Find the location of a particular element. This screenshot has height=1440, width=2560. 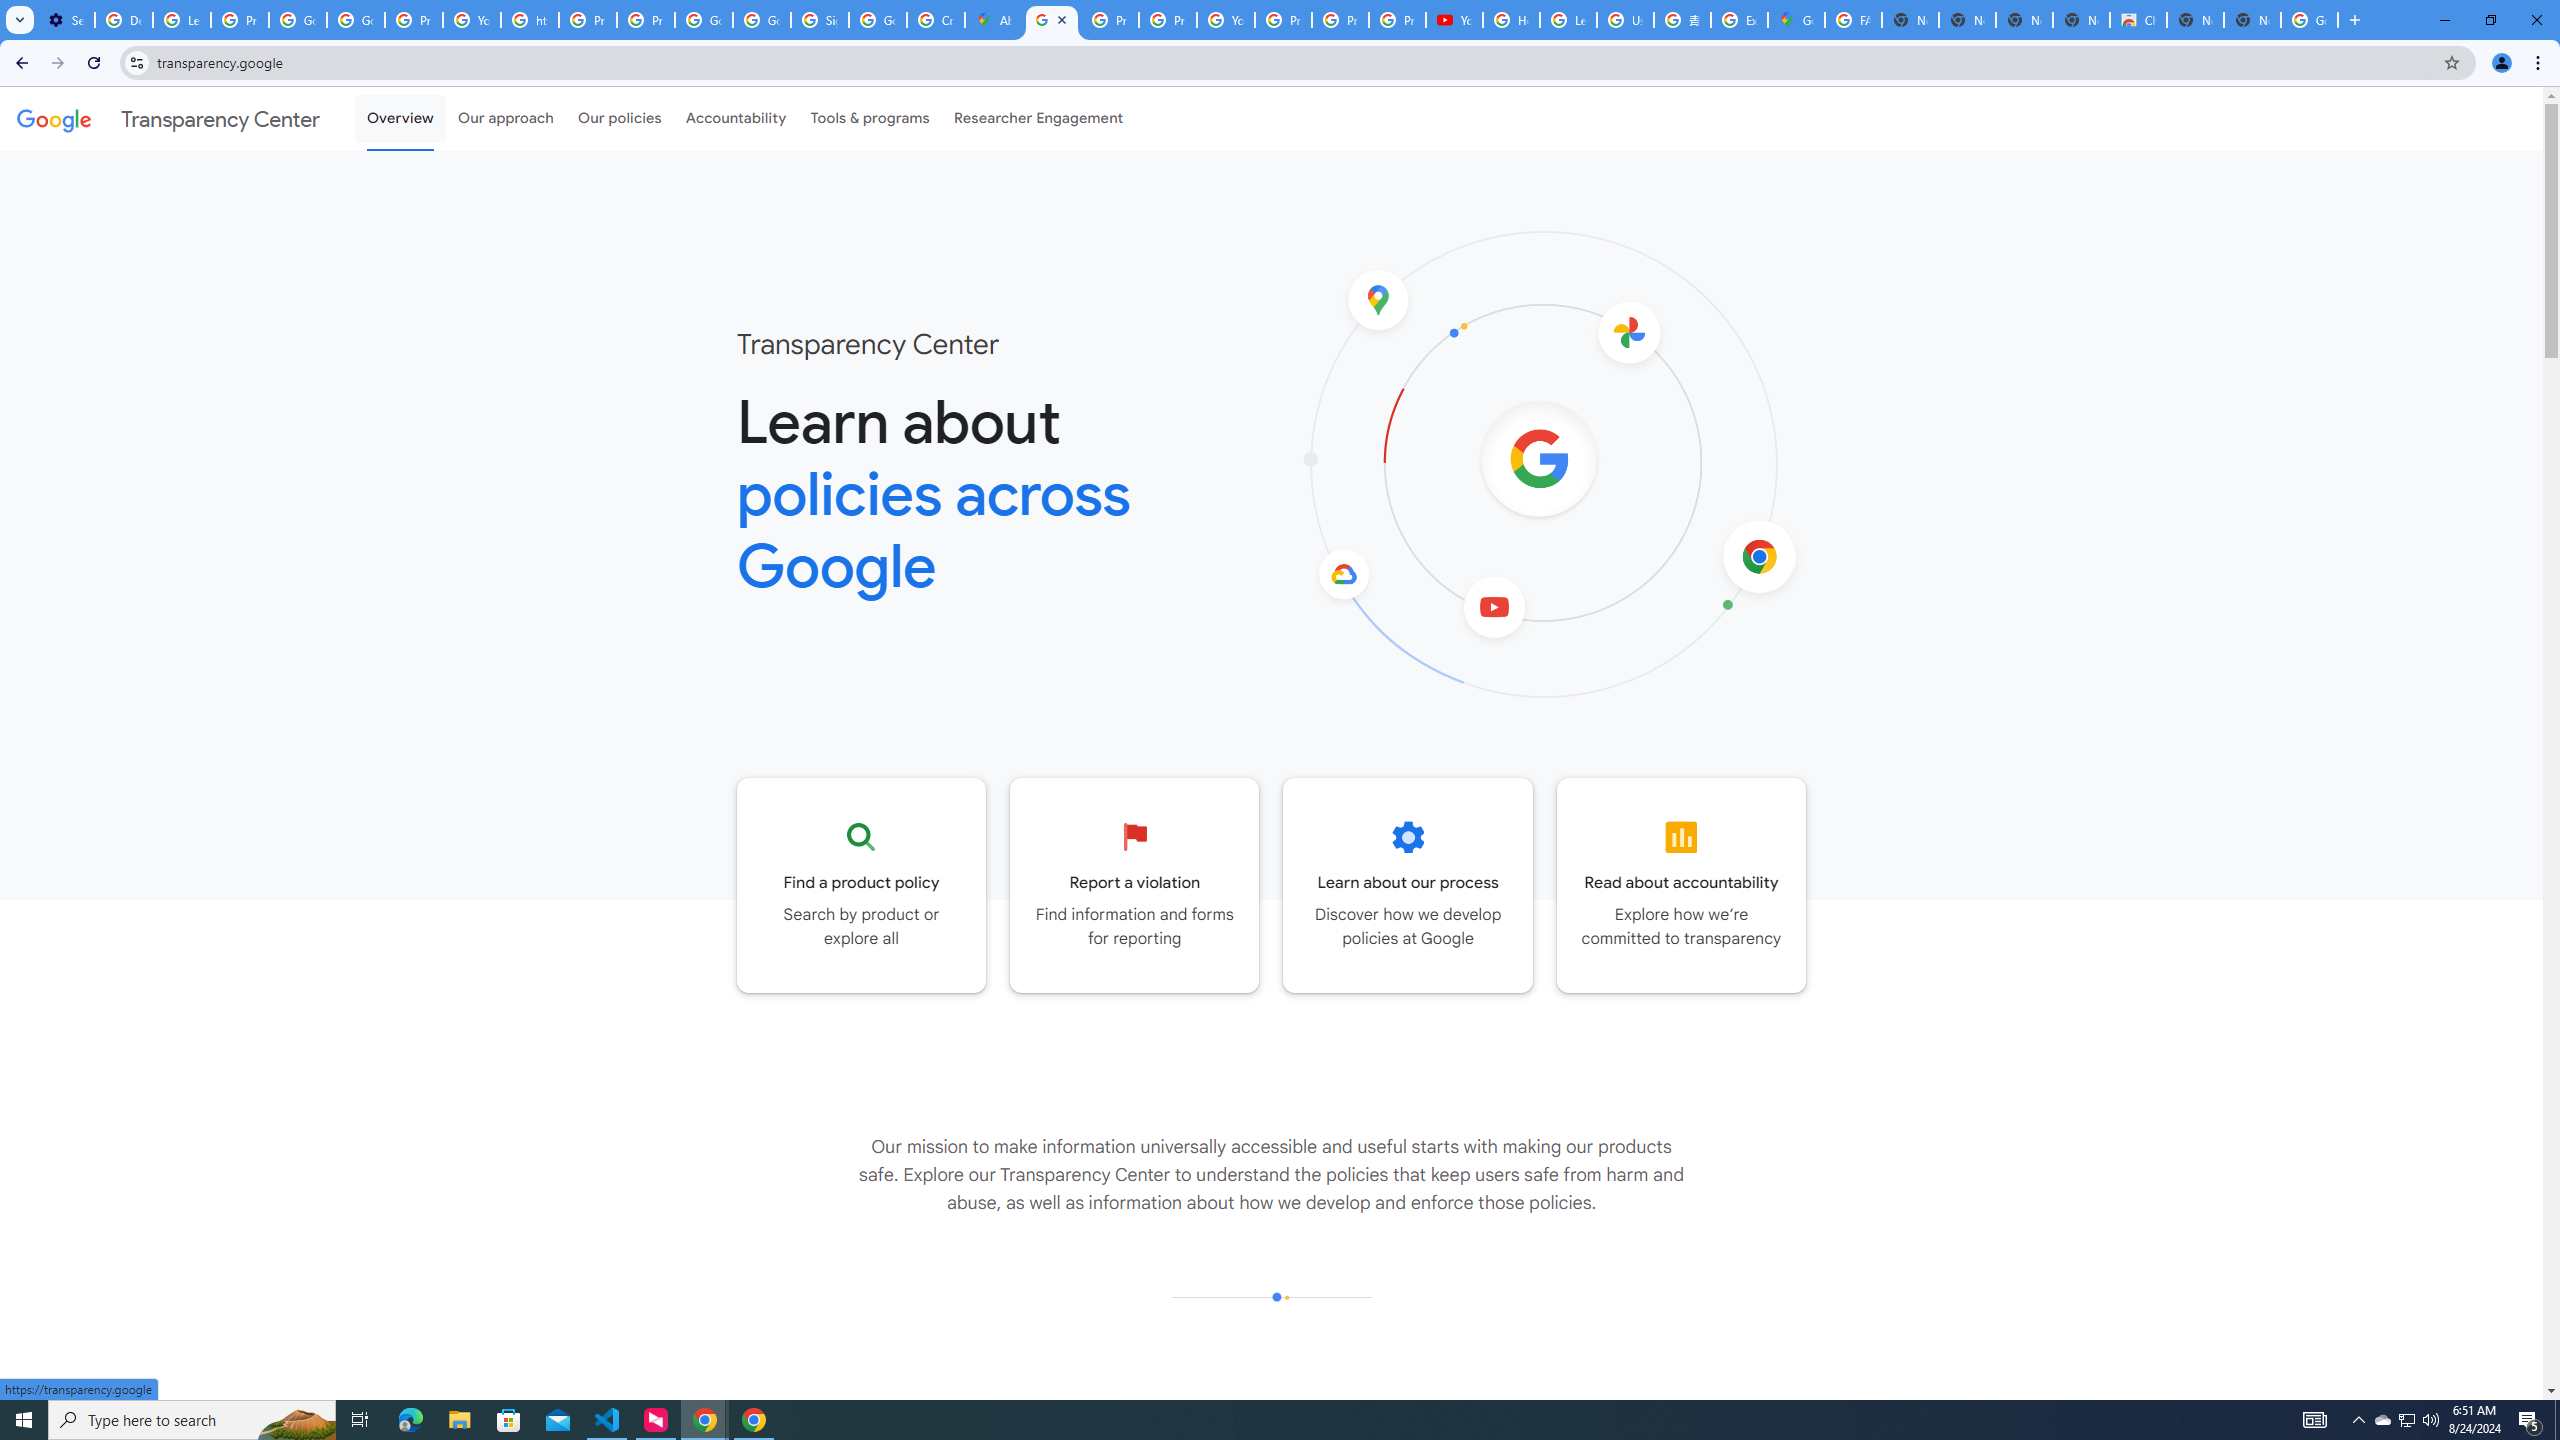

'Google Account Help' is located at coordinates (297, 19).